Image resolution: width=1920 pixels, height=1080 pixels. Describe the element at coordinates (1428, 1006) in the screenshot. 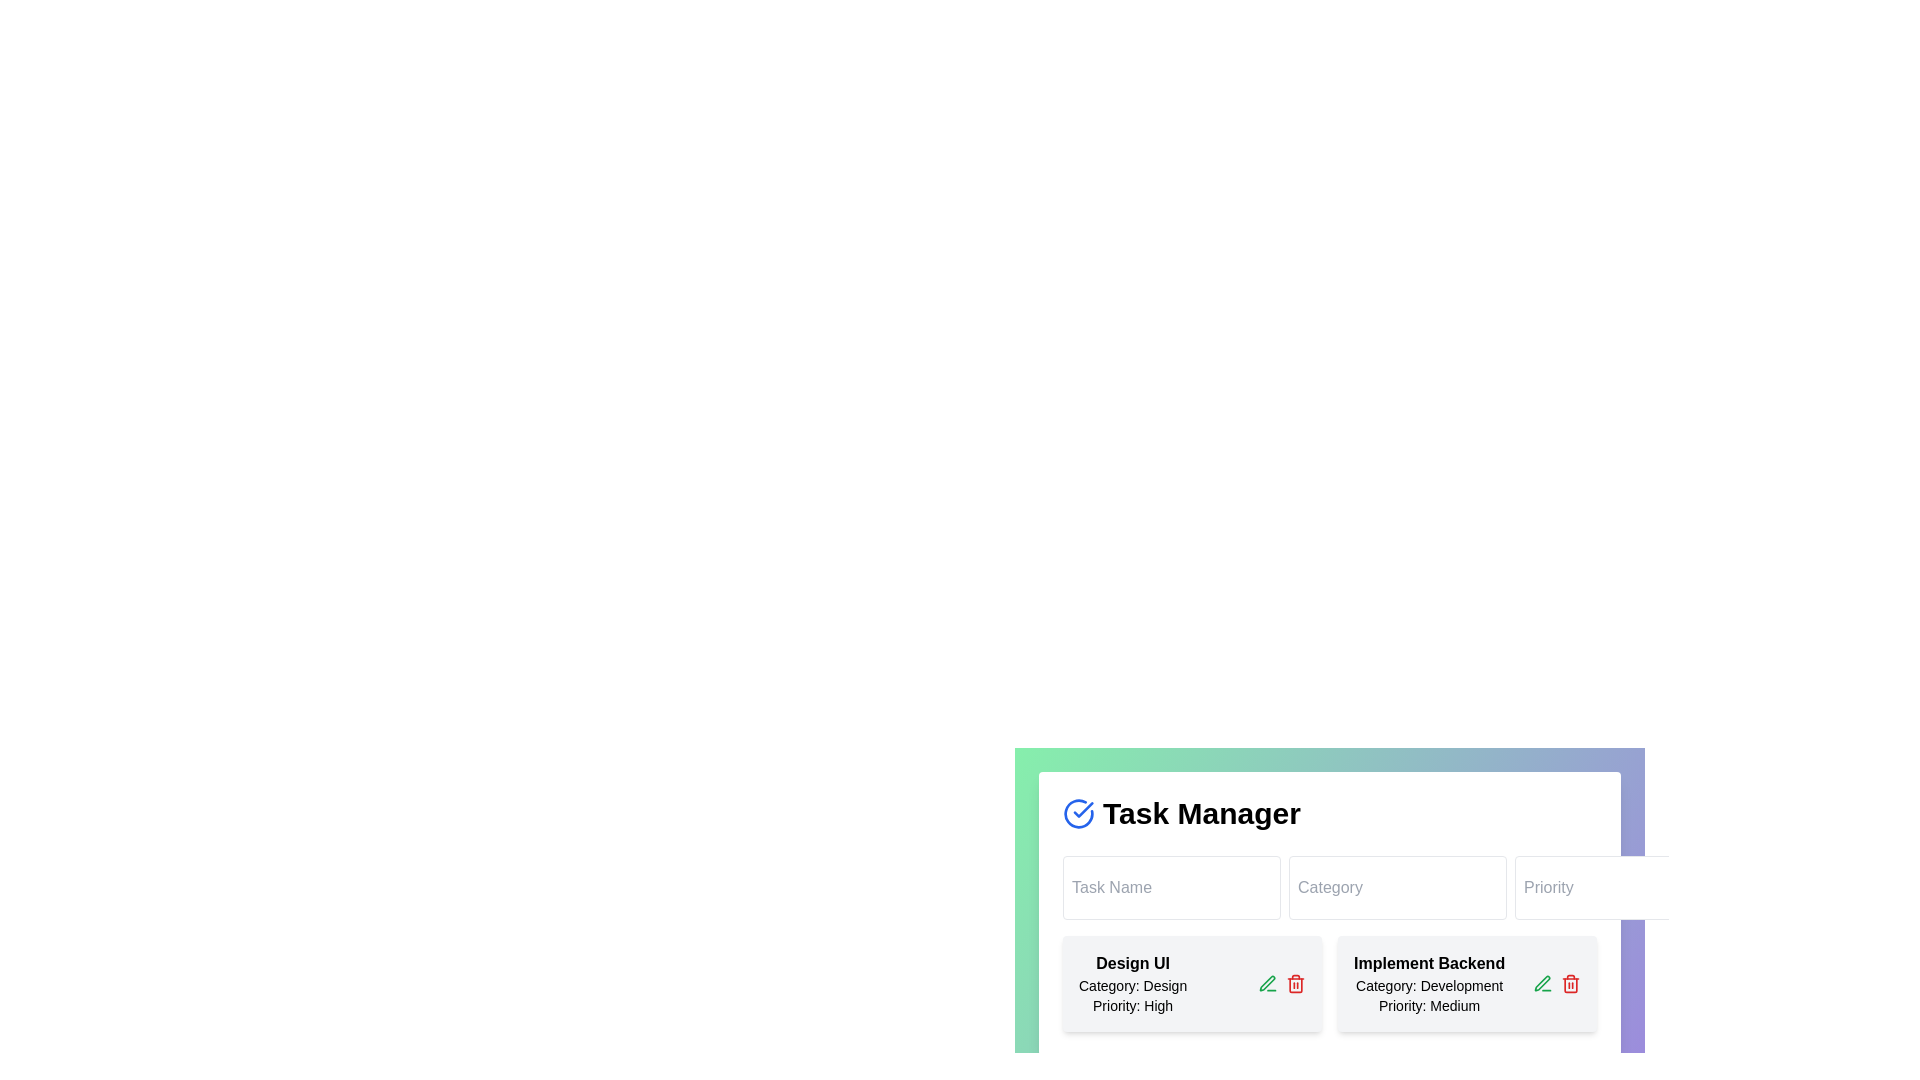

I see `the text label displaying 'Priority: Medium', which is located at the bottom of the 'Implement Backend' task card` at that location.